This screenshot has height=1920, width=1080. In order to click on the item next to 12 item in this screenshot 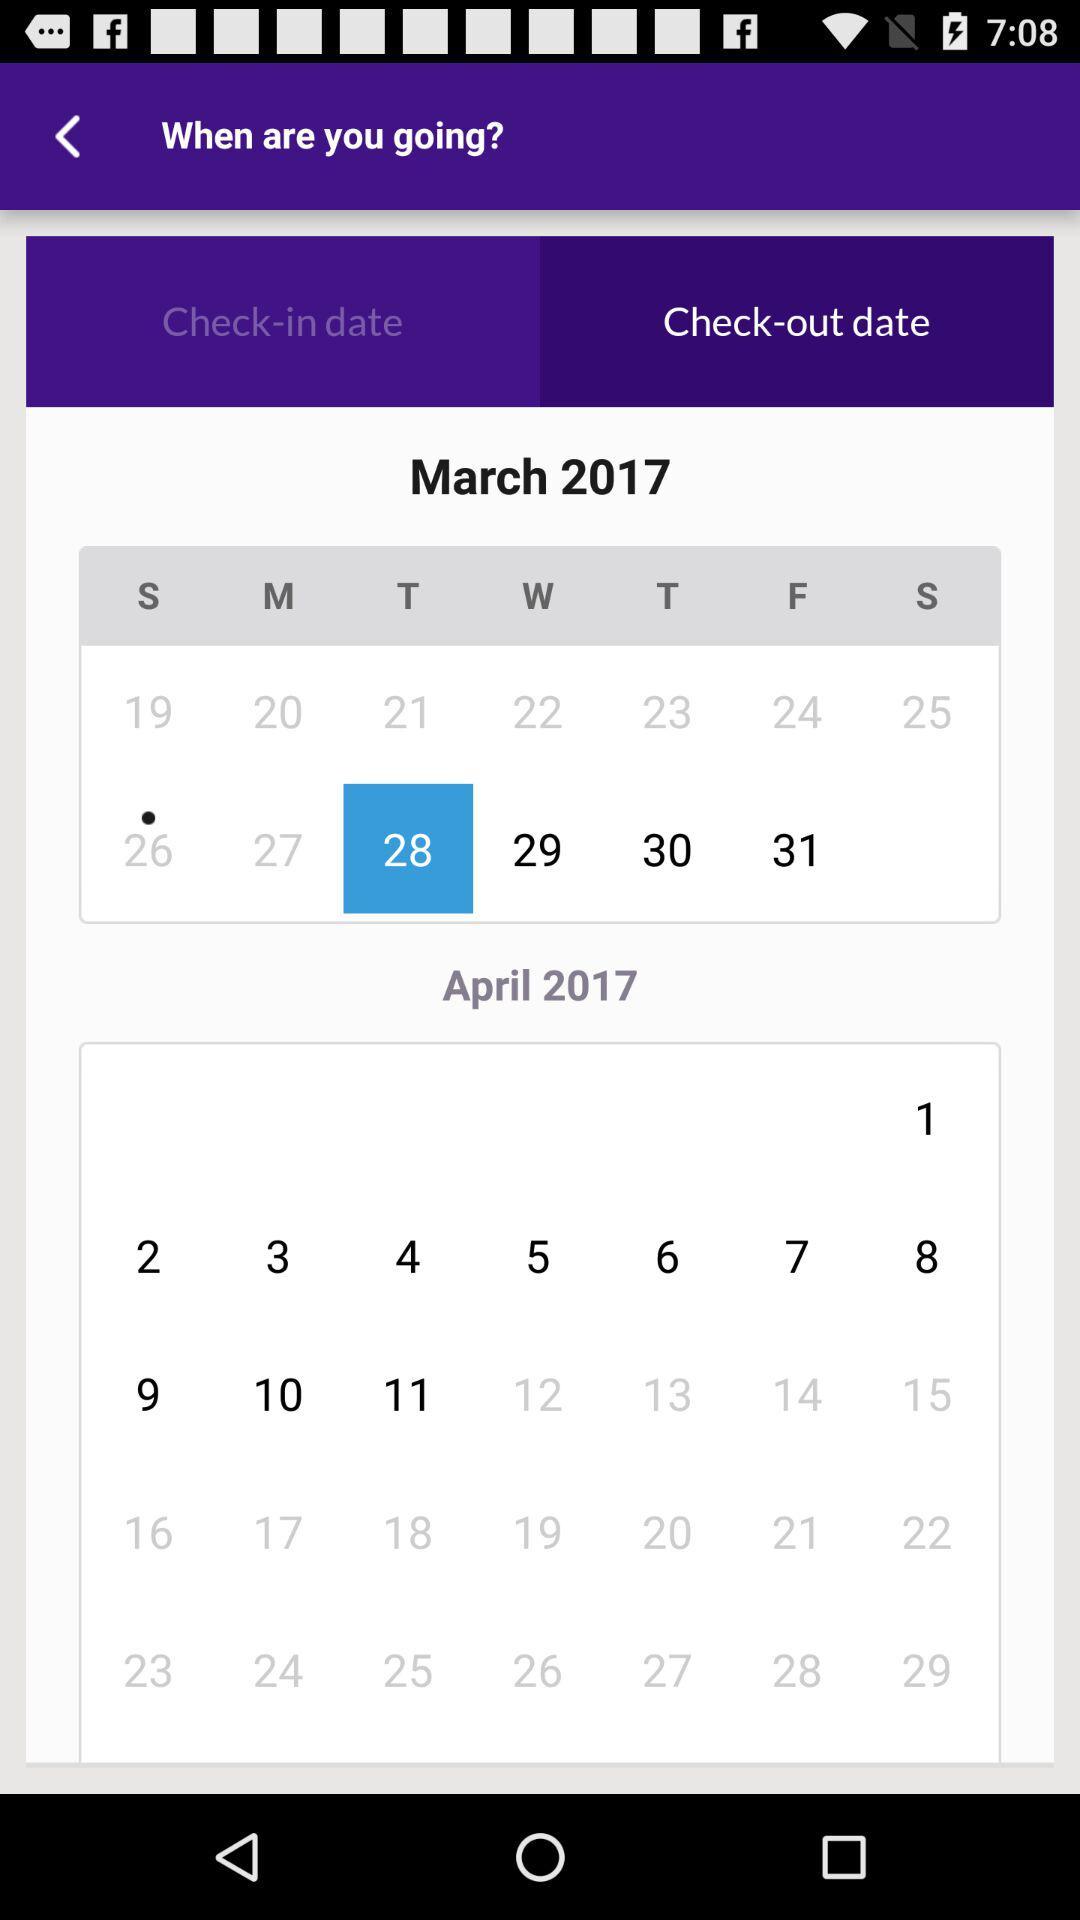, I will do `click(407, 1530)`.